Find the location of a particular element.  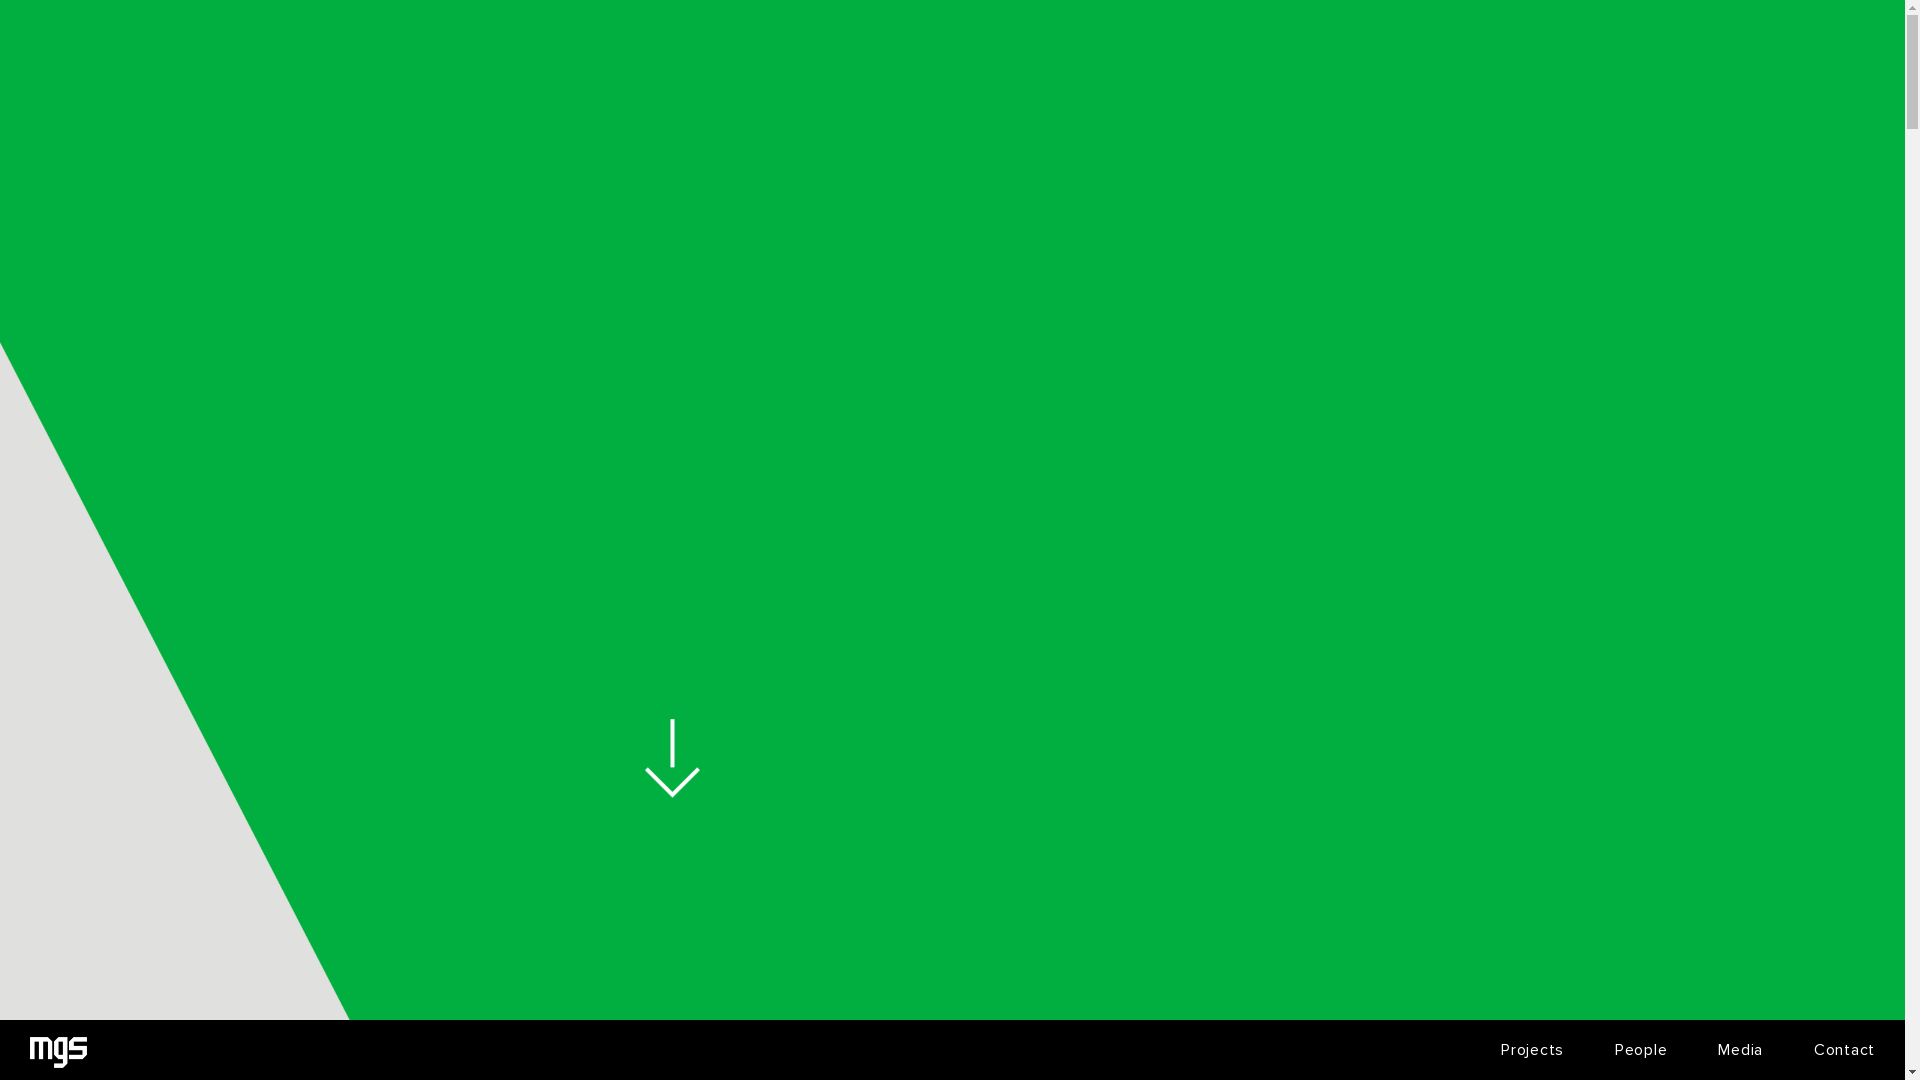

'People' is located at coordinates (1641, 1048).